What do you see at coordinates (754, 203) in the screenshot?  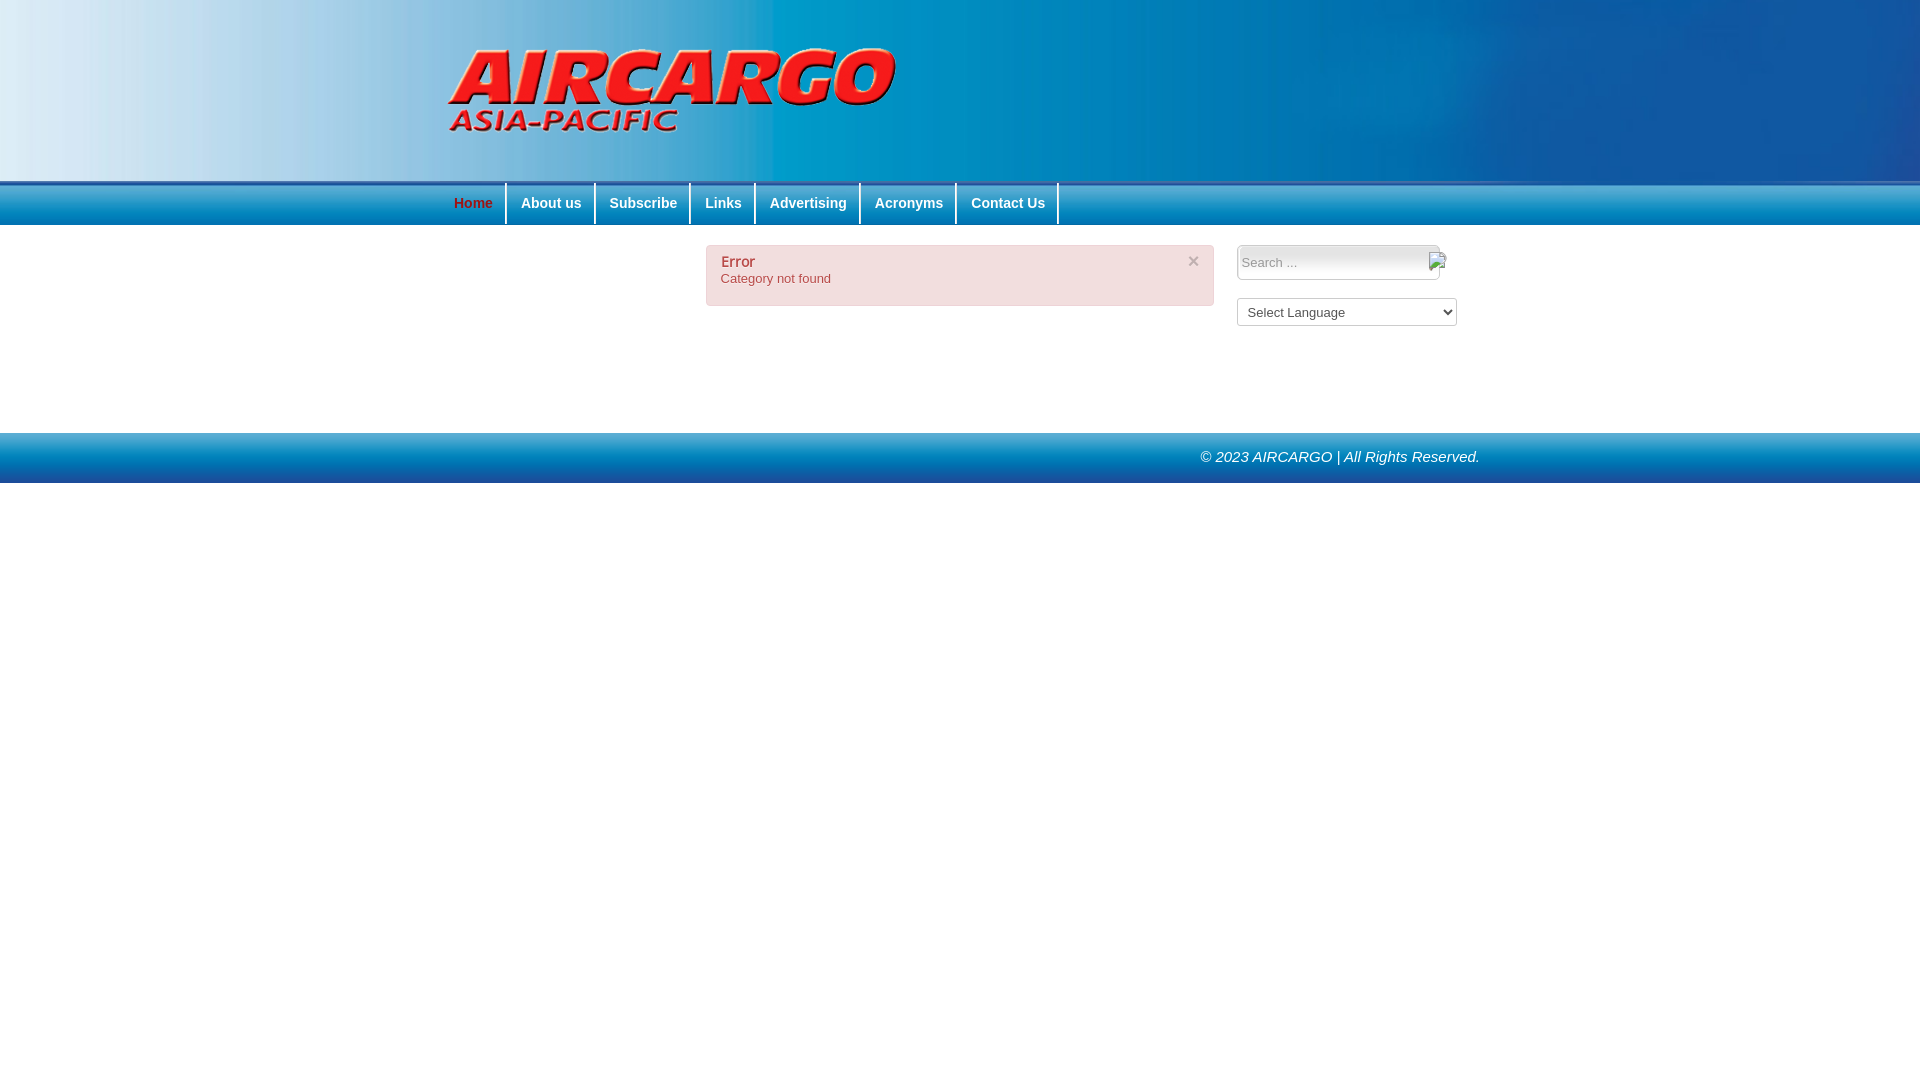 I see `'Advertising'` at bounding box center [754, 203].